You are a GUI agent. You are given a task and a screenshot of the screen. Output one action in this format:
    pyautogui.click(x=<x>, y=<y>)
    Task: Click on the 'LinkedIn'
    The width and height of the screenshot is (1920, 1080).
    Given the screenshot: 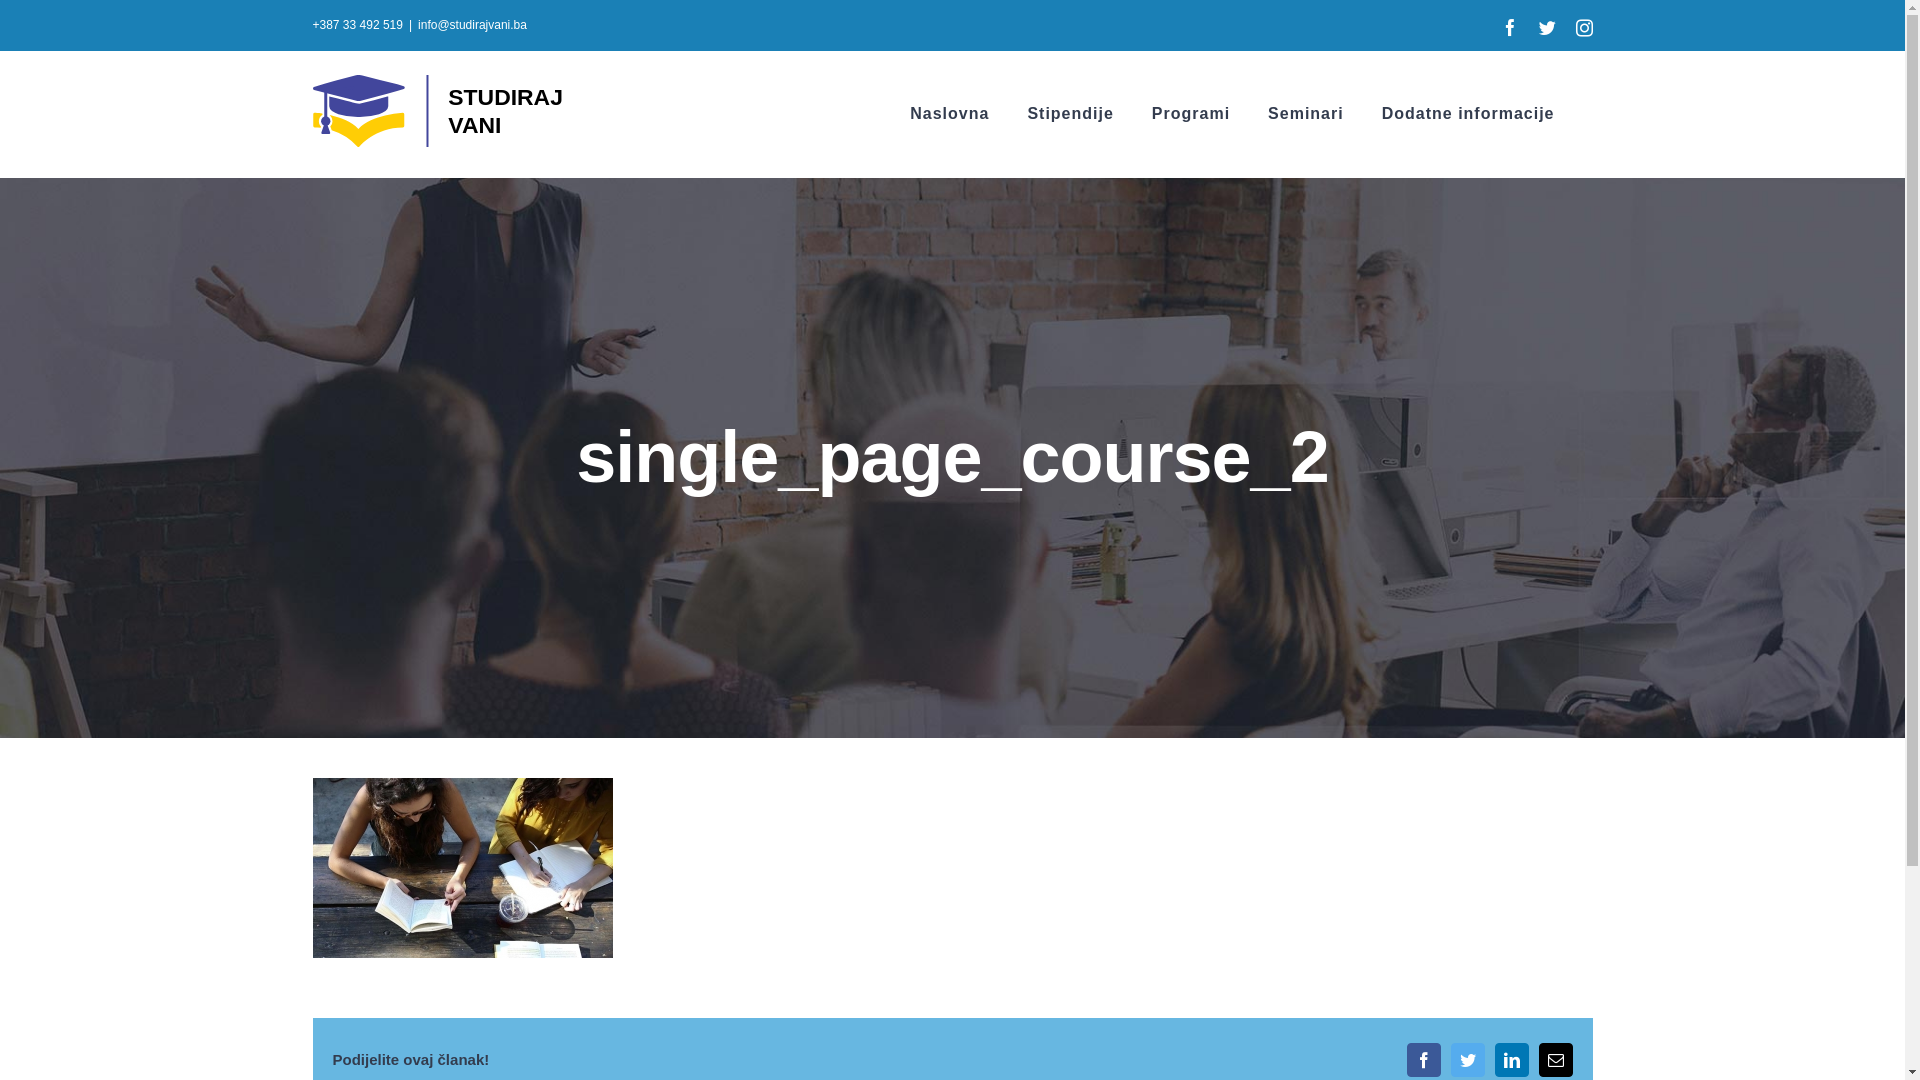 What is the action you would take?
    pyautogui.click(x=1511, y=1059)
    